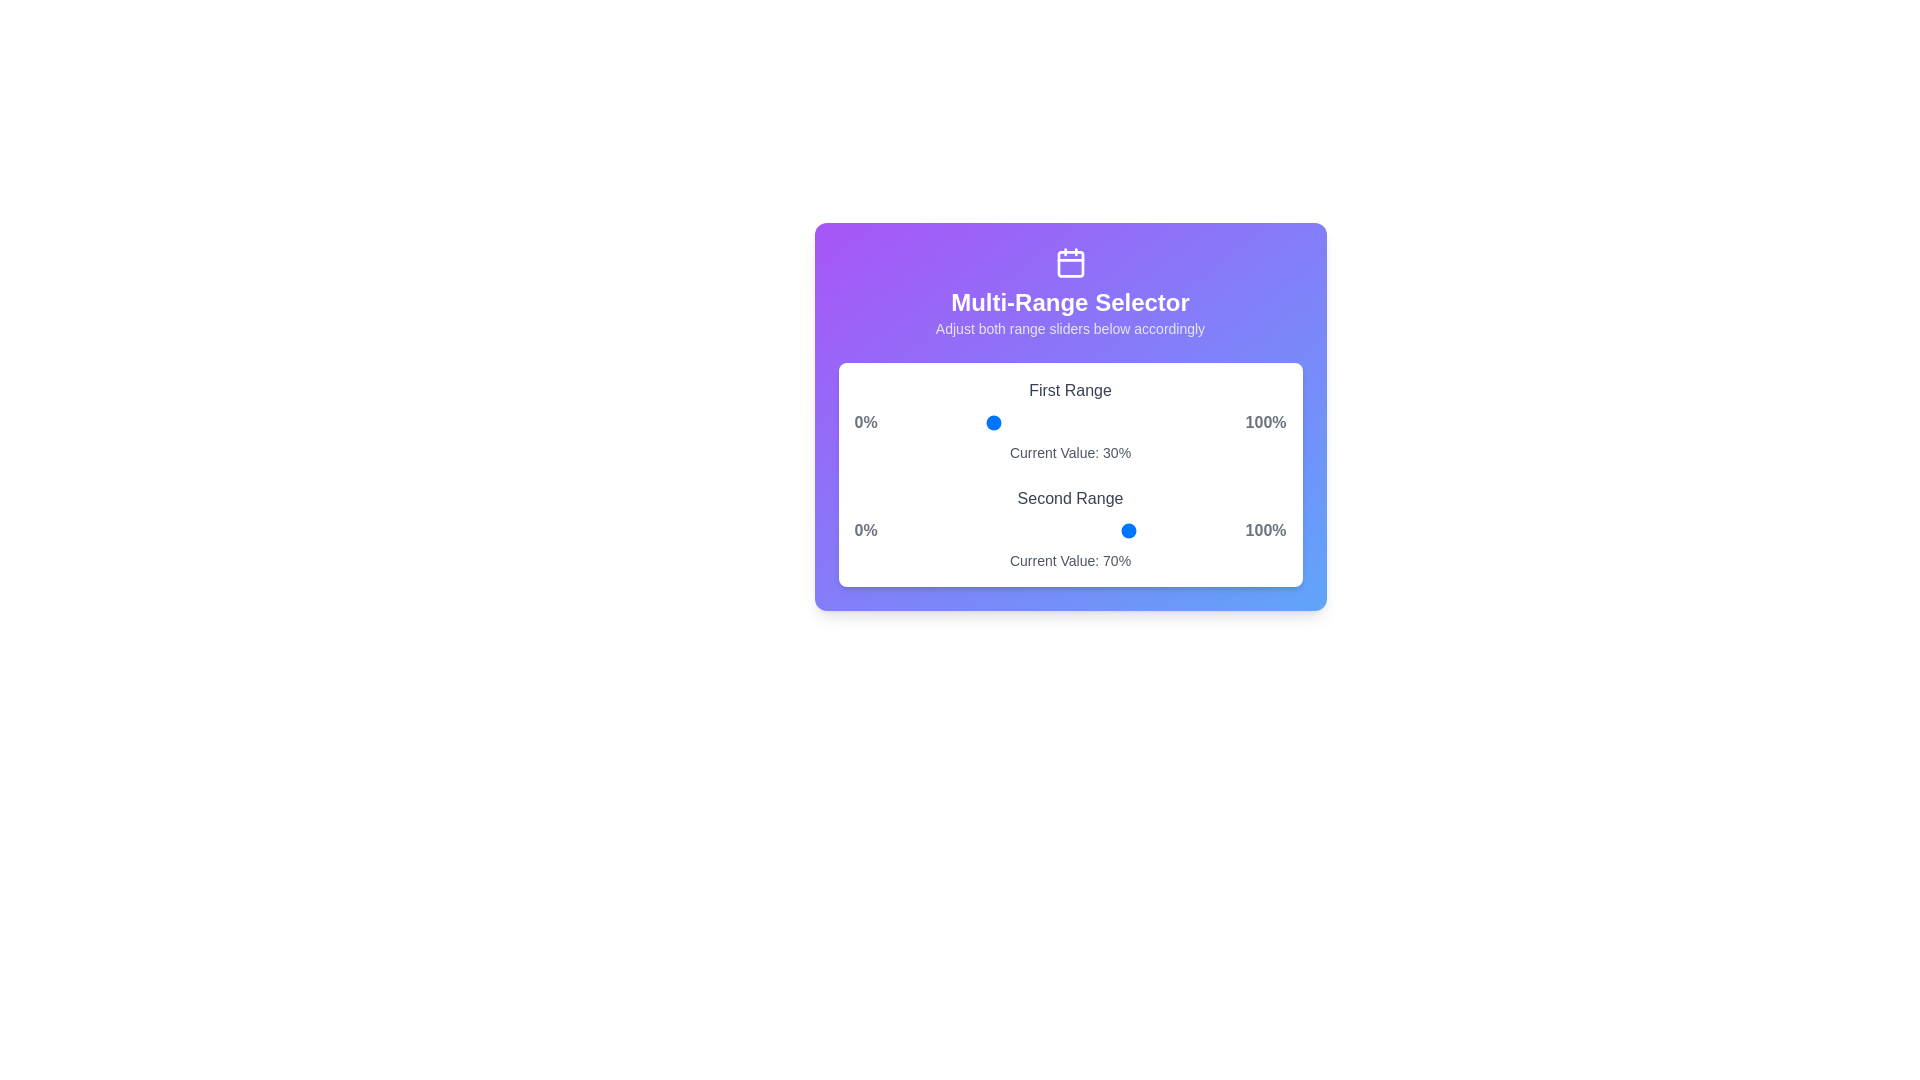  Describe the element at coordinates (1069, 261) in the screenshot. I see `the calendar icon located at the top-center of the card component, above the title 'Multi-Range Selector'` at that location.